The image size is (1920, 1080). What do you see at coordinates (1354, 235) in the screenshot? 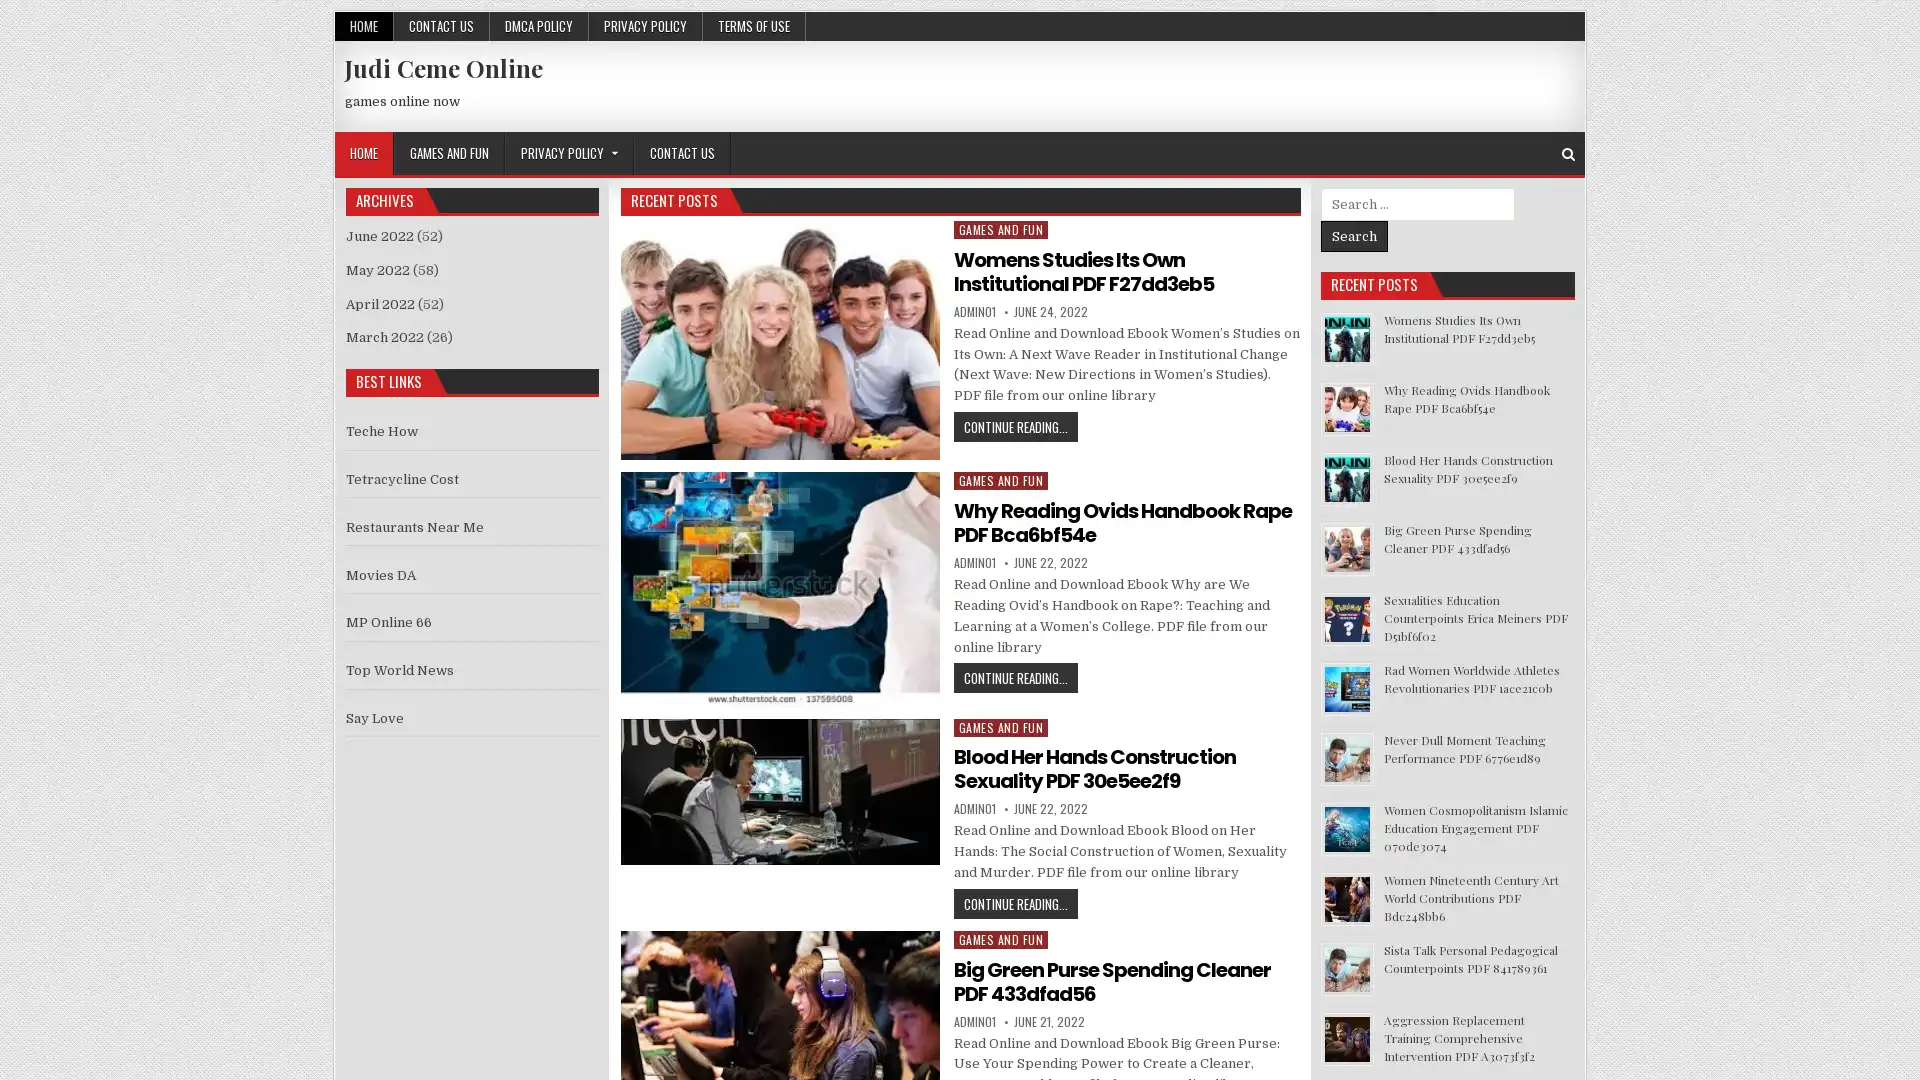
I see `Search` at bounding box center [1354, 235].